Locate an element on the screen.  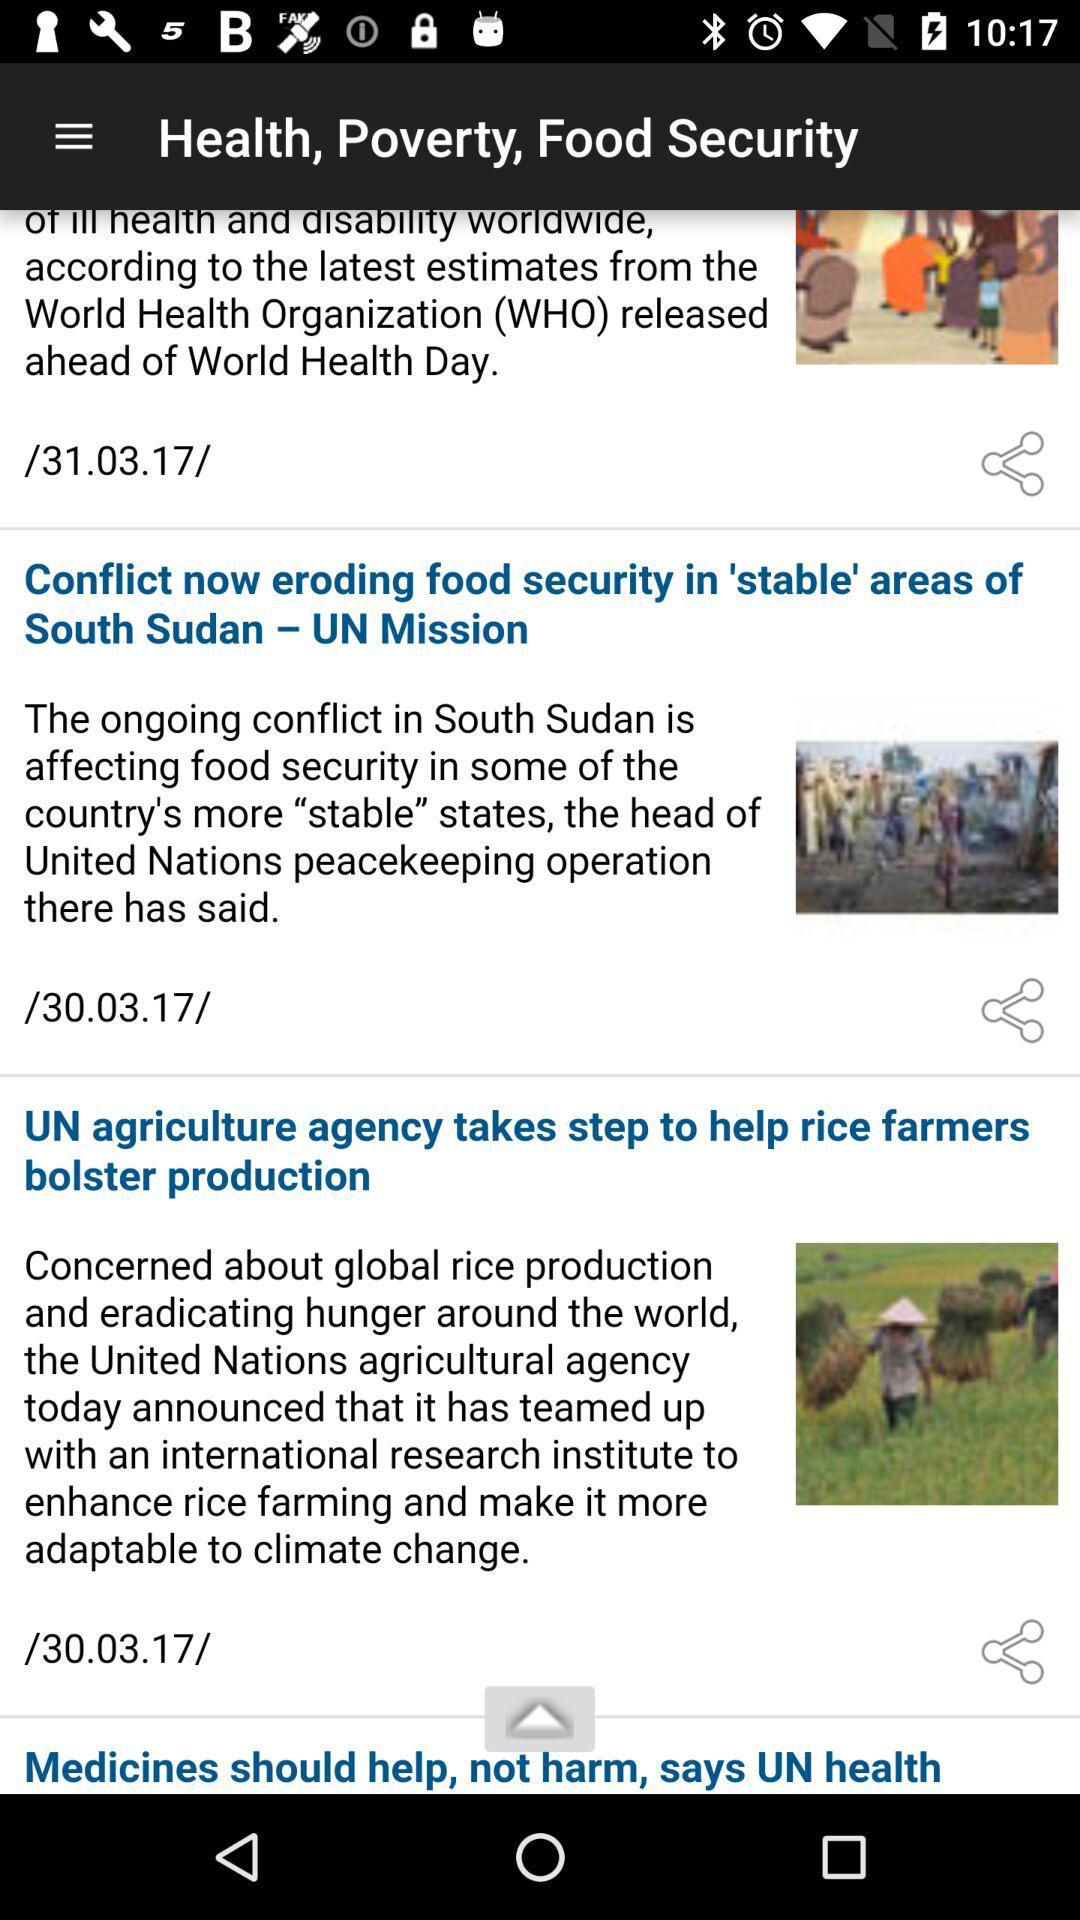
share article is located at coordinates (1017, 1011).